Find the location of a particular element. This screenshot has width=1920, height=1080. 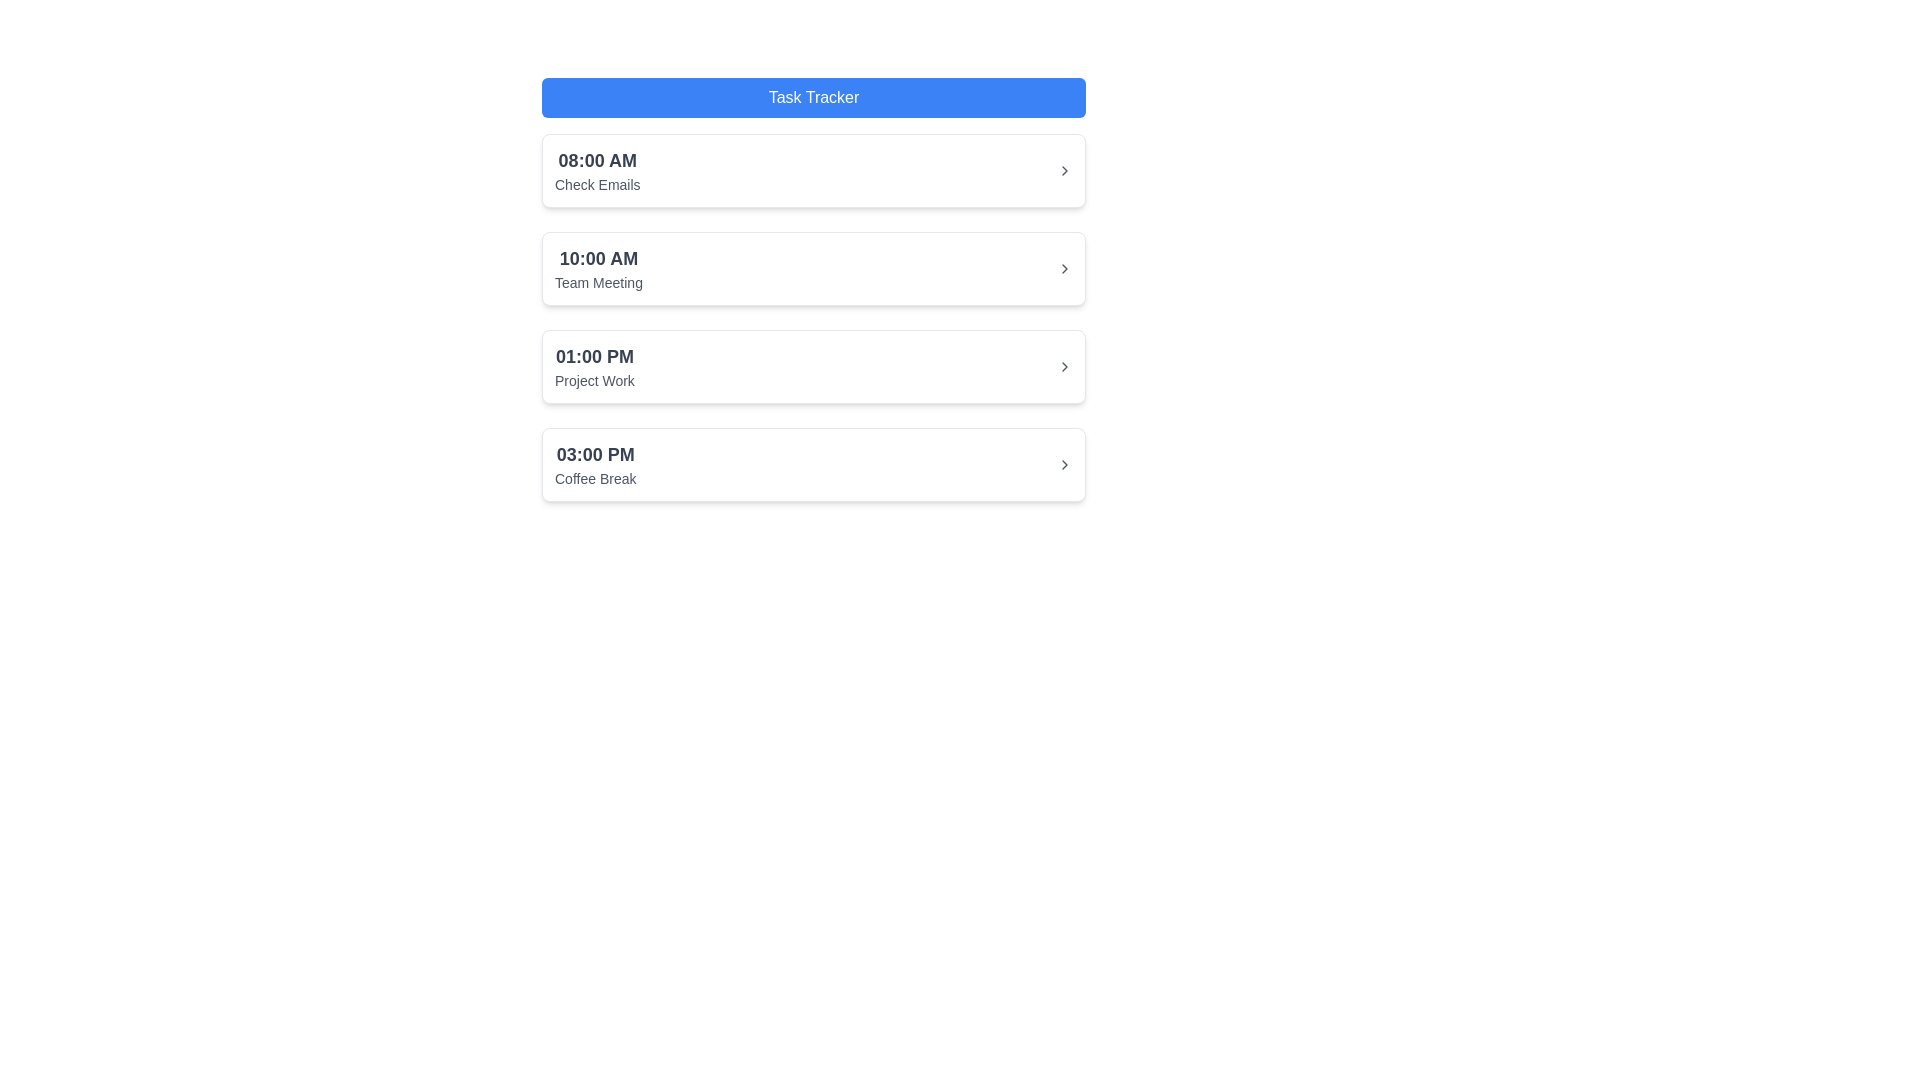

the static text label displaying the time '03:00 PM' associated with the scheduled task 'Coffee Break', located in the bottommost card of the task list is located at coordinates (594, 455).